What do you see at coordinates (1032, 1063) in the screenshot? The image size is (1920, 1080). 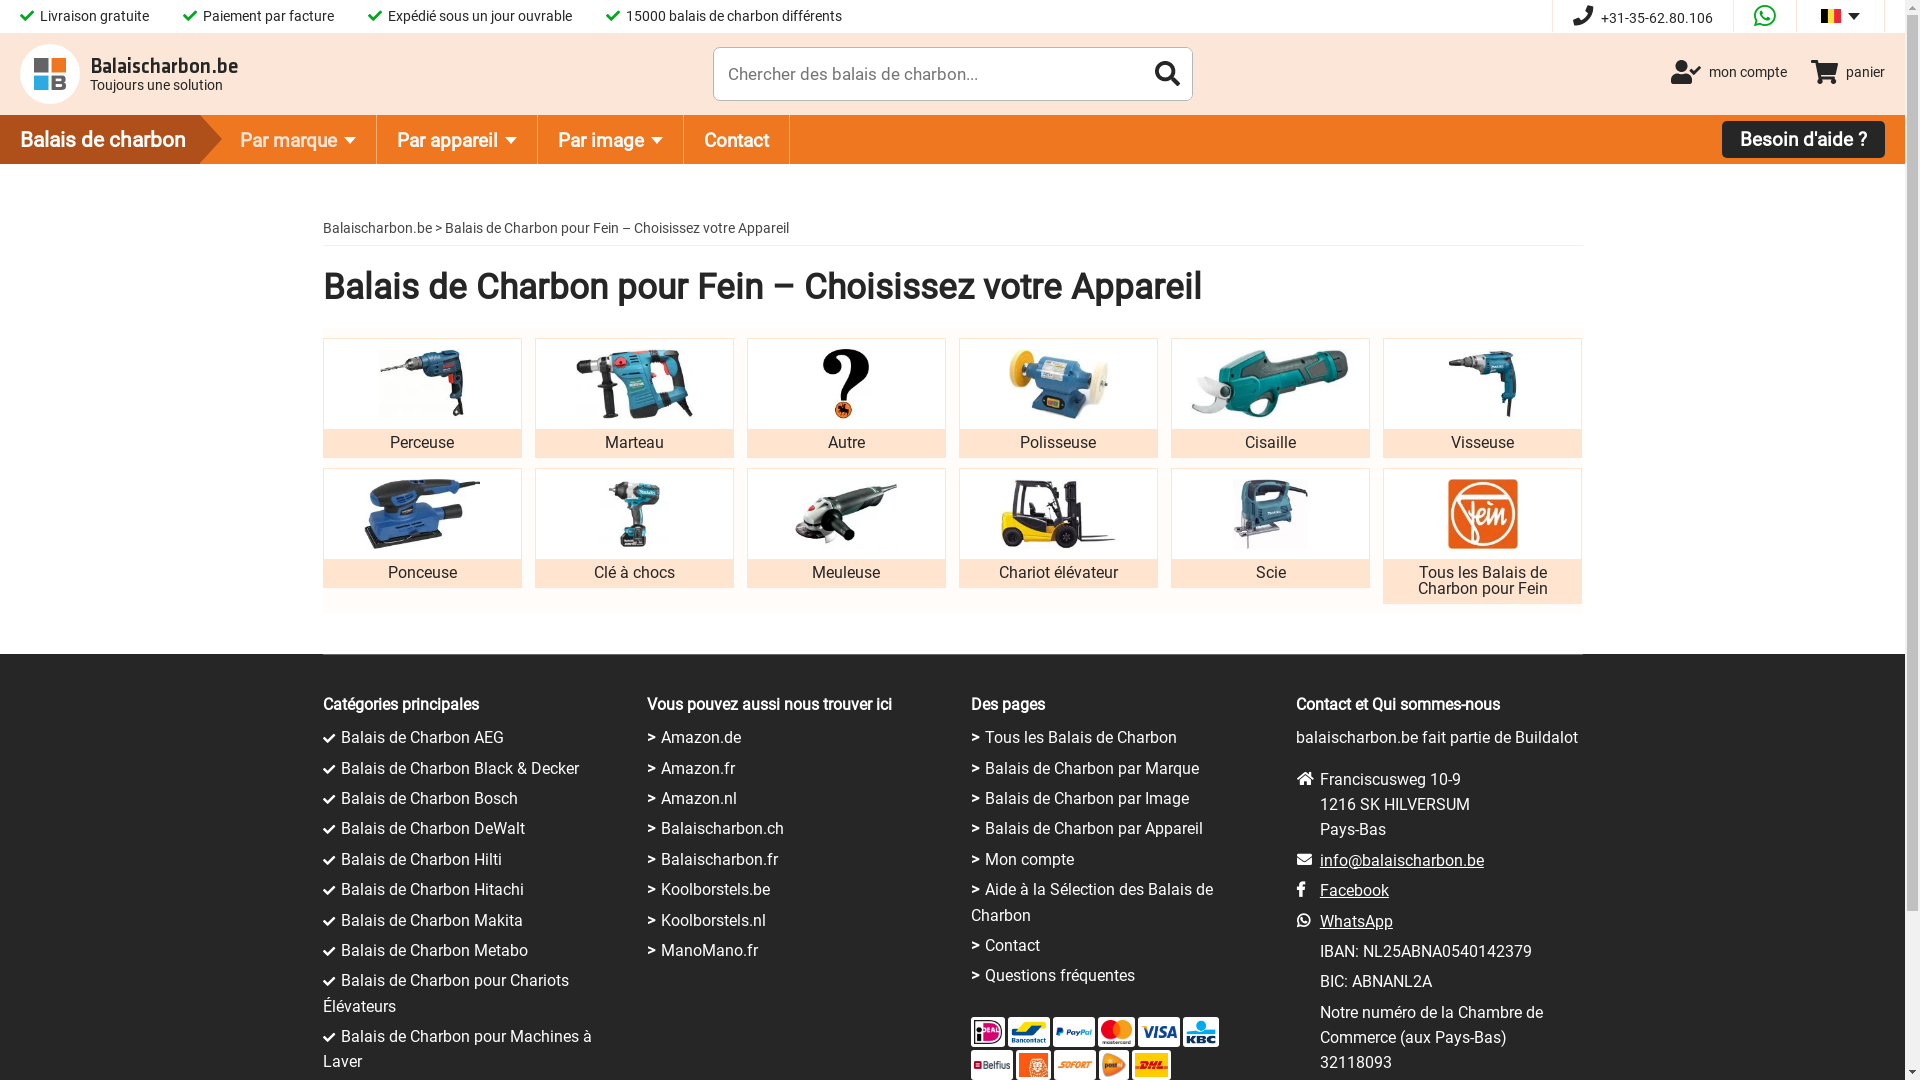 I see `'ING-logo'` at bounding box center [1032, 1063].